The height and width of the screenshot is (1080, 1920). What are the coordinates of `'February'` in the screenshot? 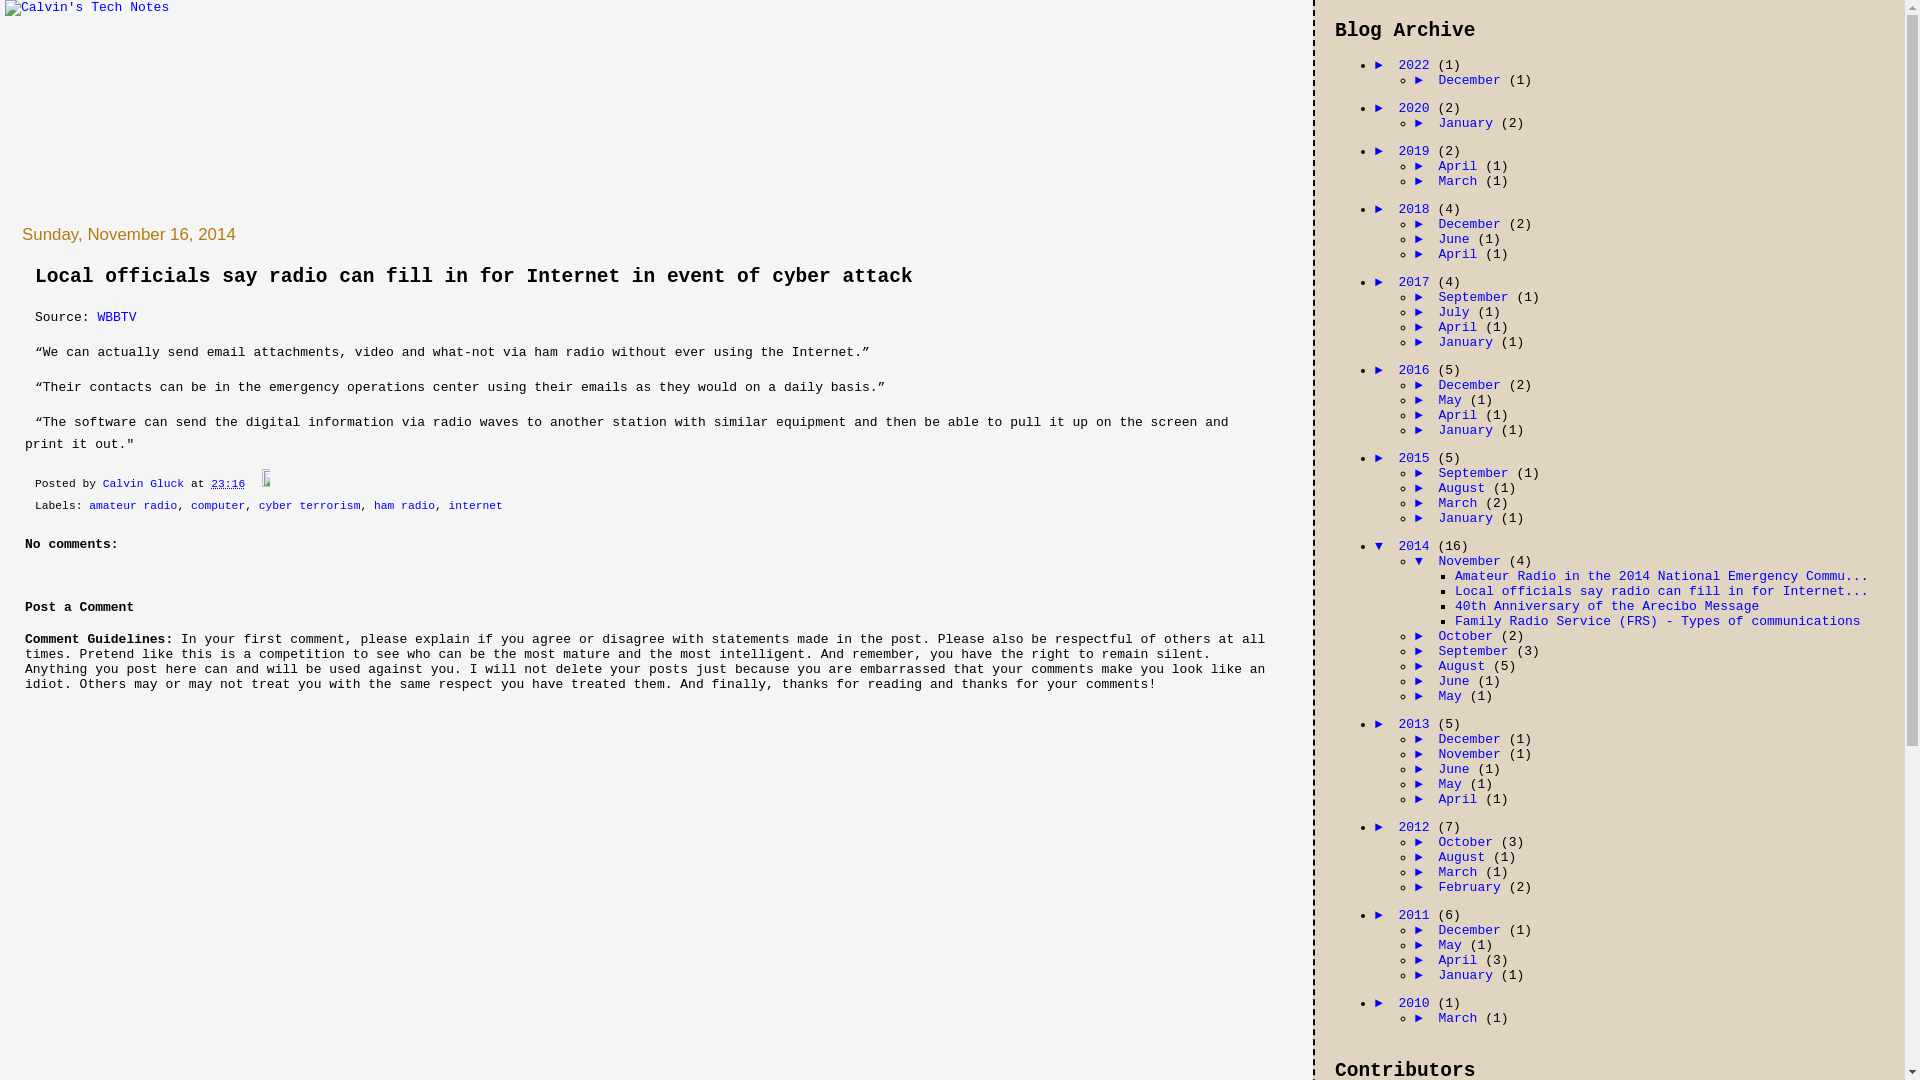 It's located at (1473, 886).